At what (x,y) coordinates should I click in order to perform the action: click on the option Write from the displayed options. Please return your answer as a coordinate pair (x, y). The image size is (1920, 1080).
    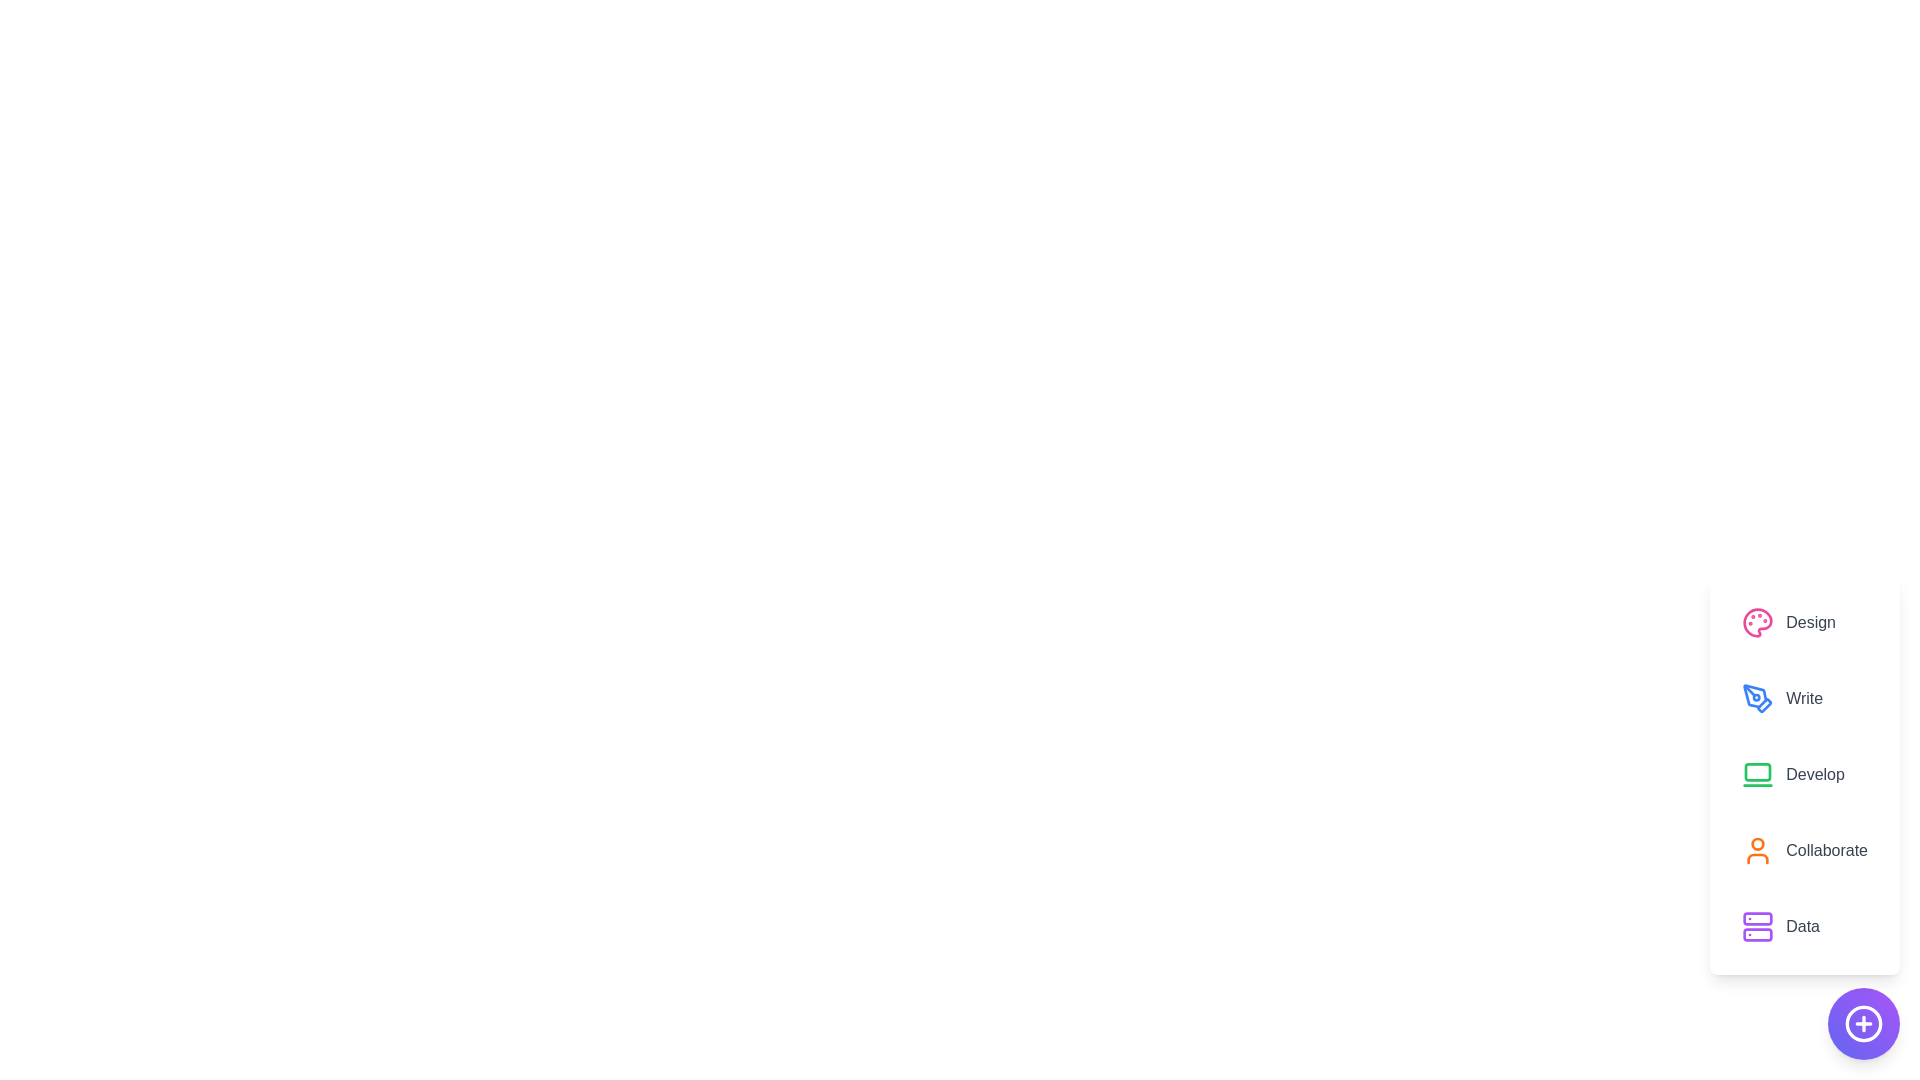
    Looking at the image, I should click on (1804, 697).